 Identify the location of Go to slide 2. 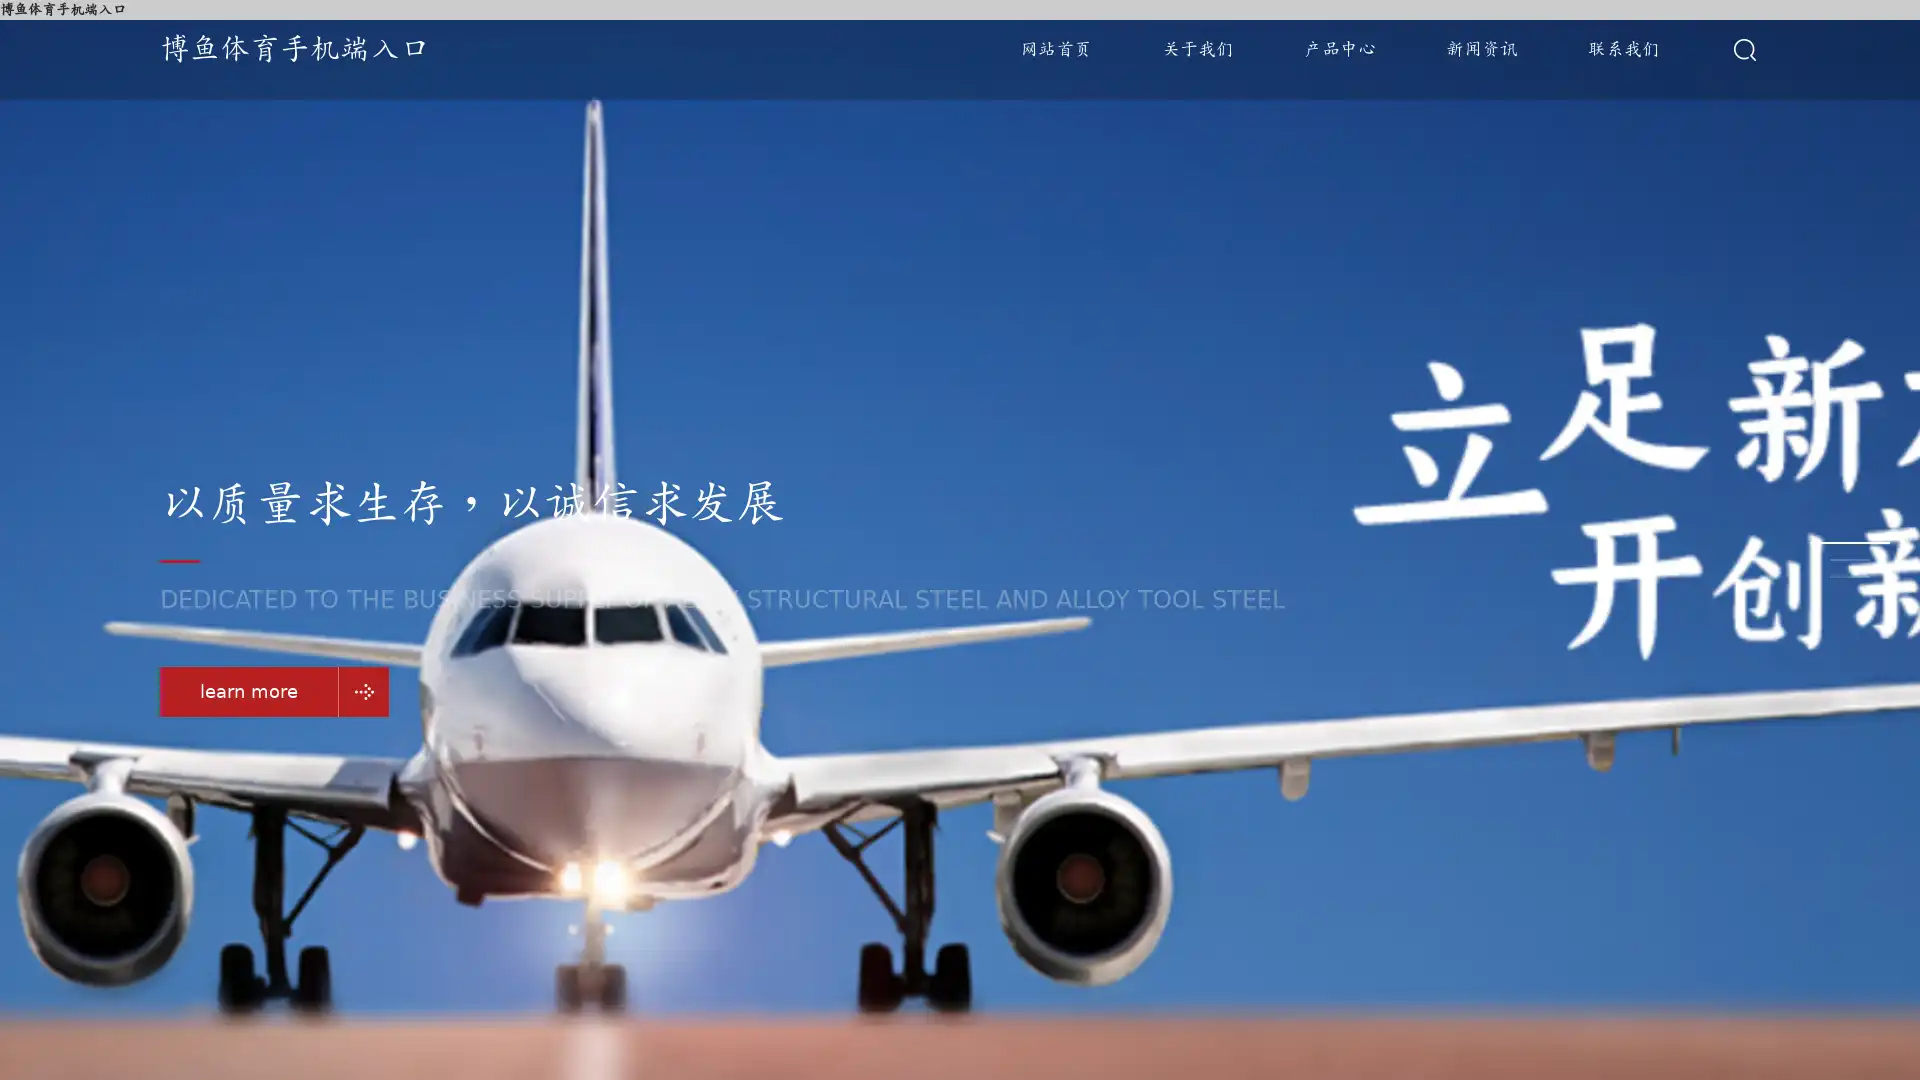
(1848, 559).